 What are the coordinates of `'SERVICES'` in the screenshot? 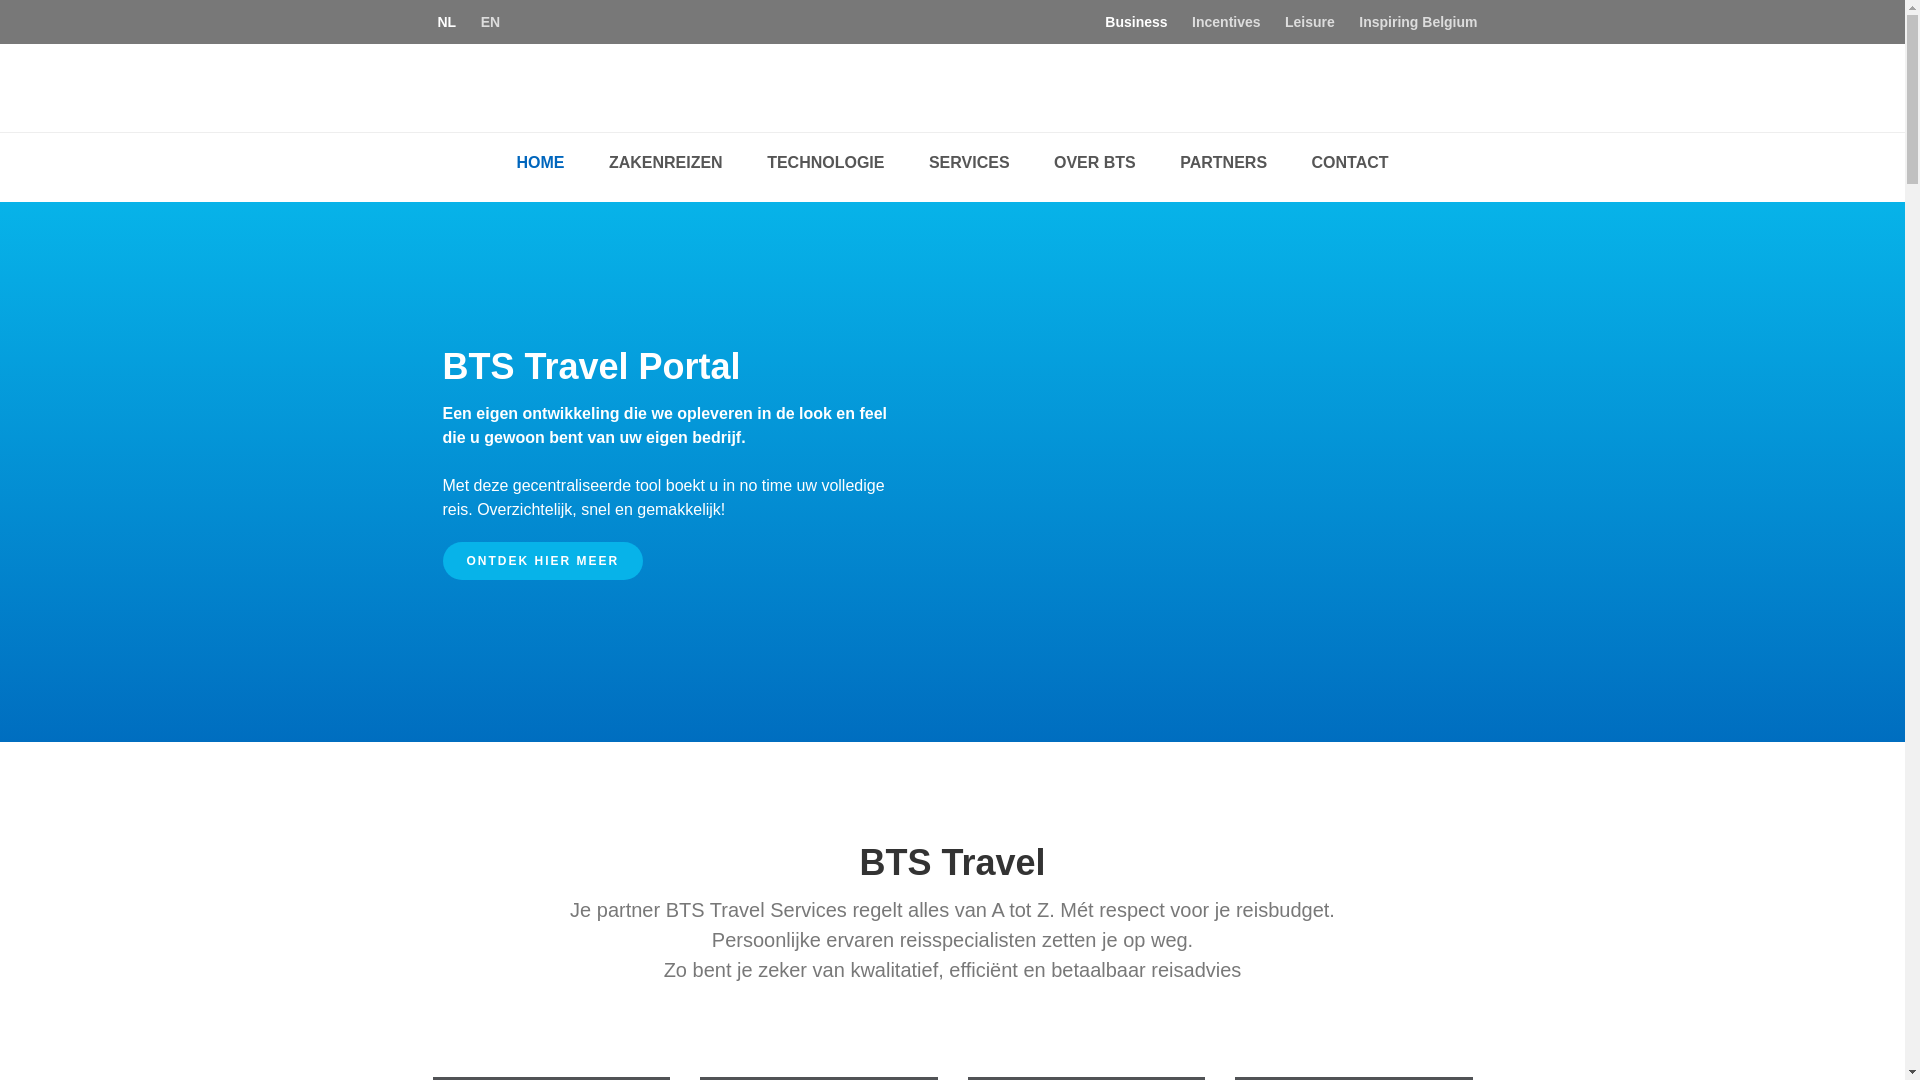 It's located at (969, 161).